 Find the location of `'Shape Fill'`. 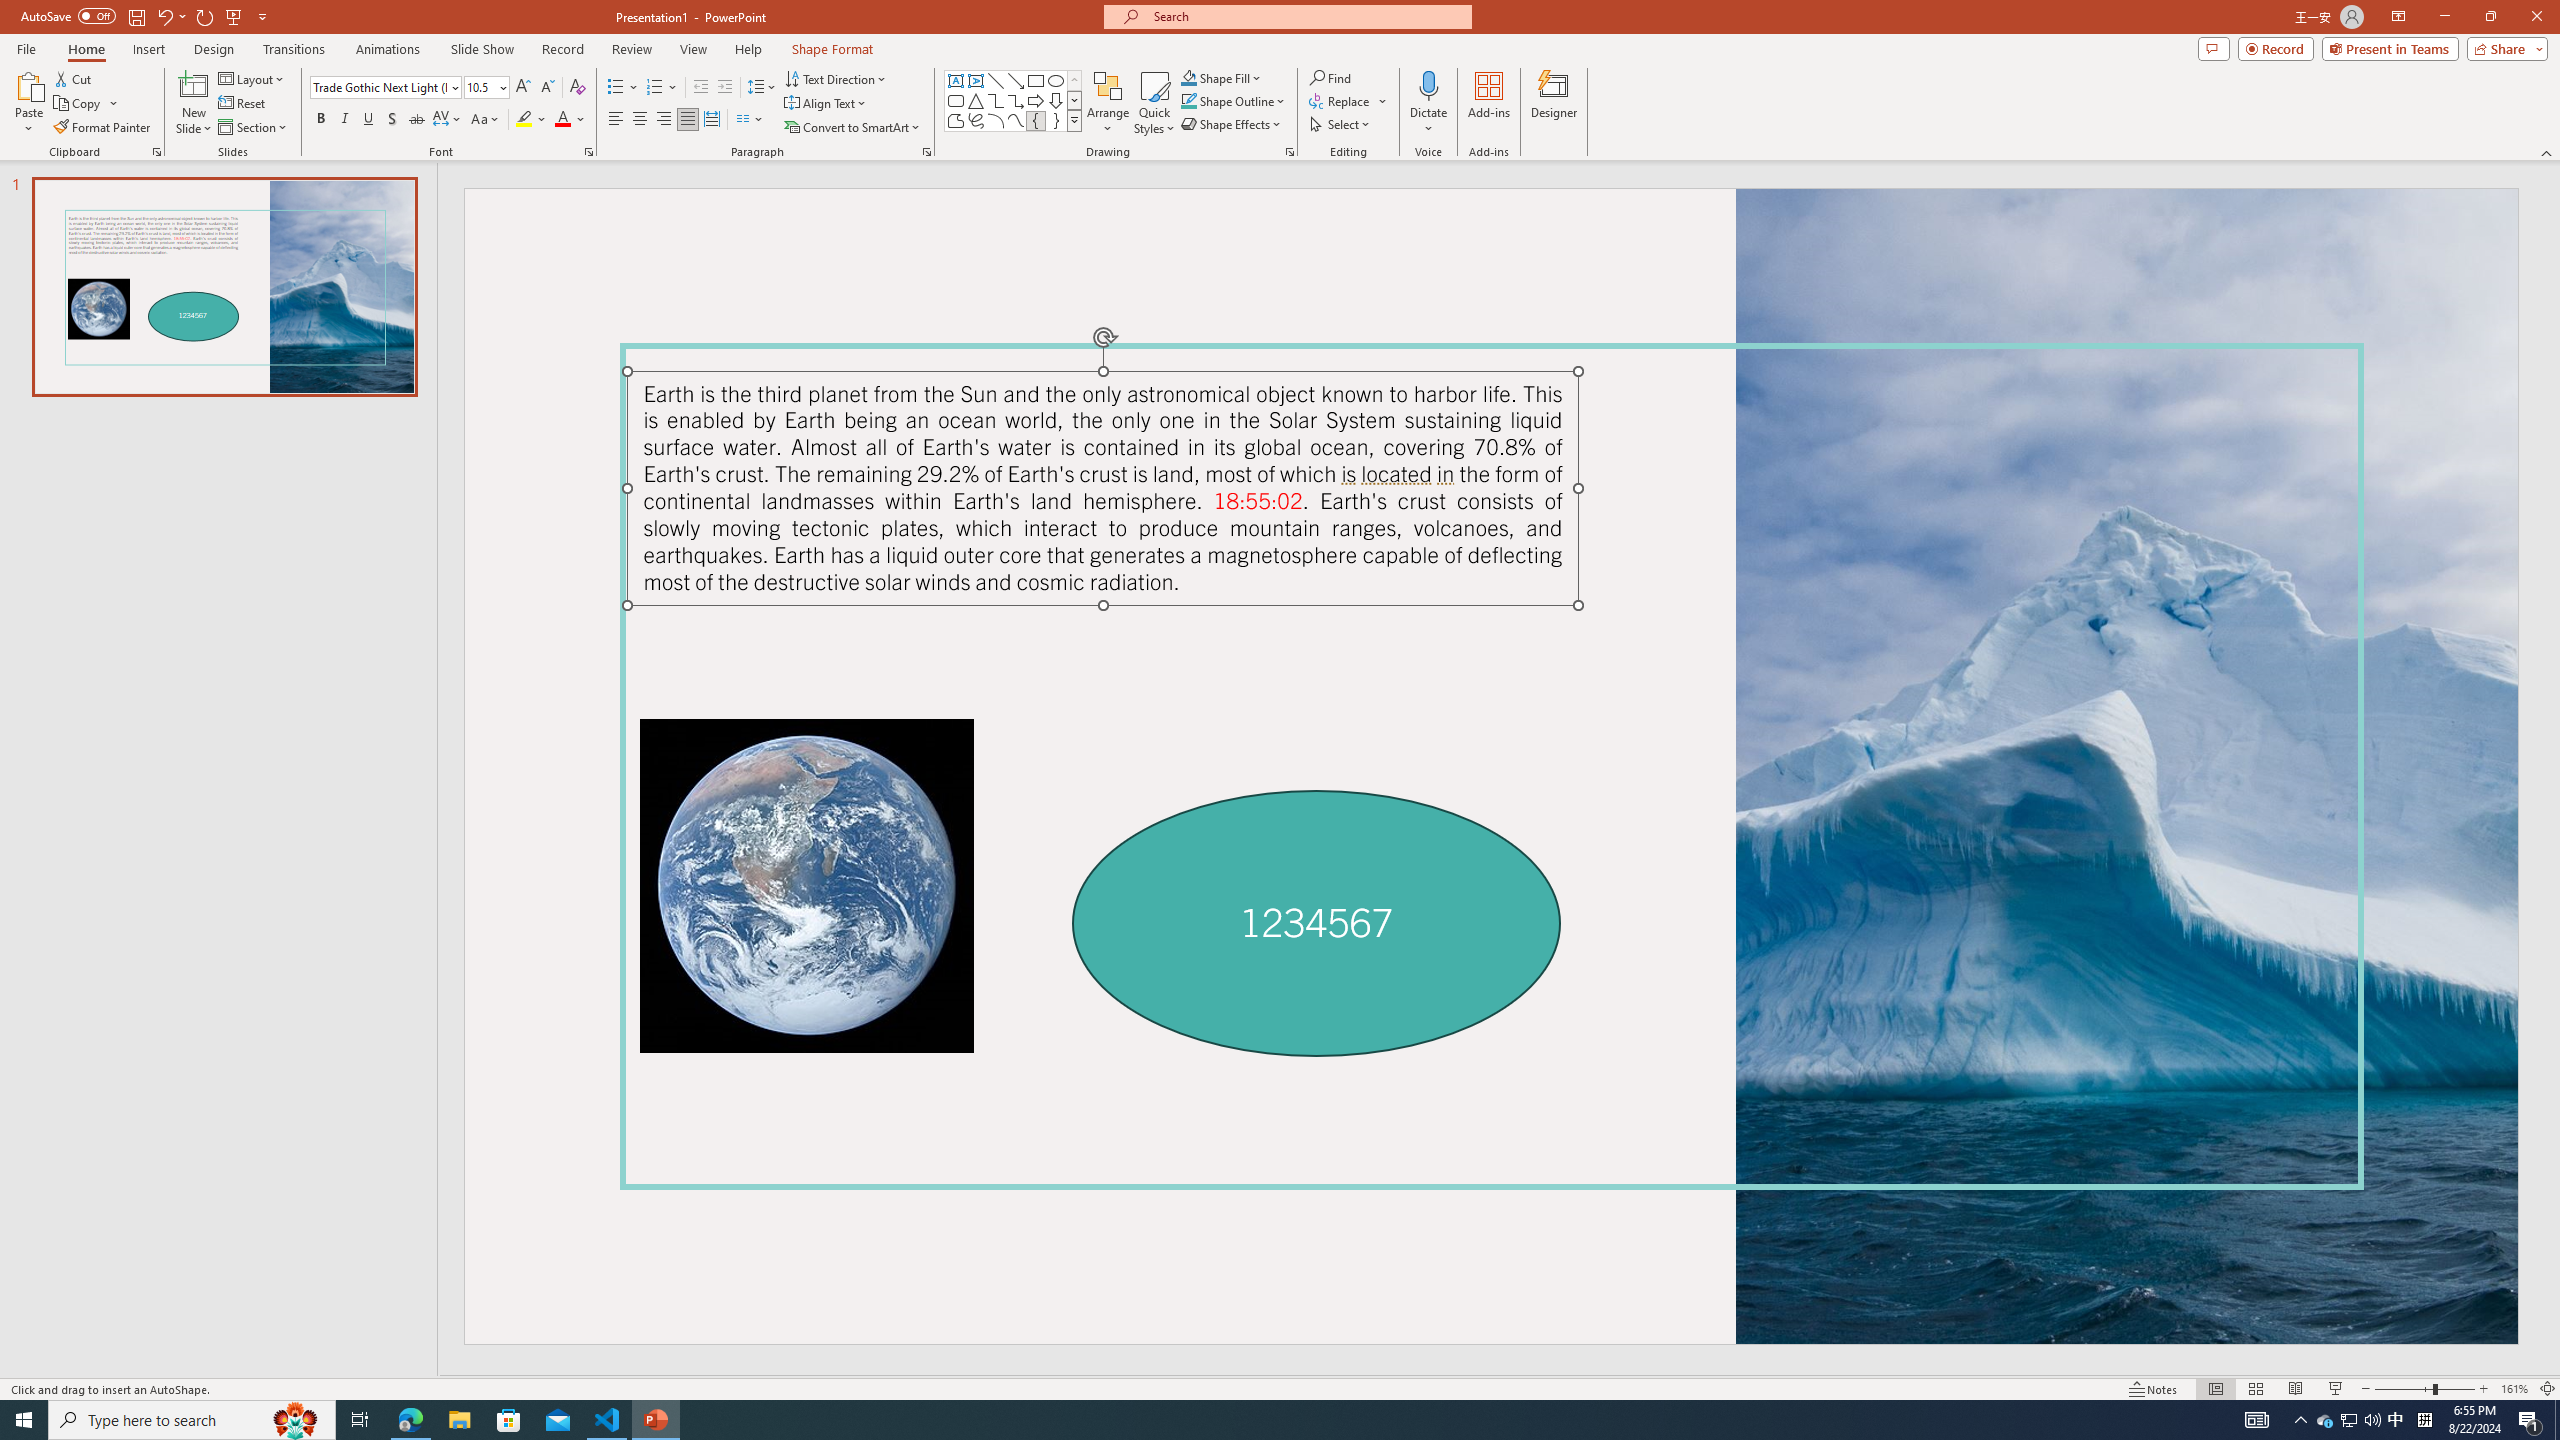

'Shape Fill' is located at coordinates (1222, 77).